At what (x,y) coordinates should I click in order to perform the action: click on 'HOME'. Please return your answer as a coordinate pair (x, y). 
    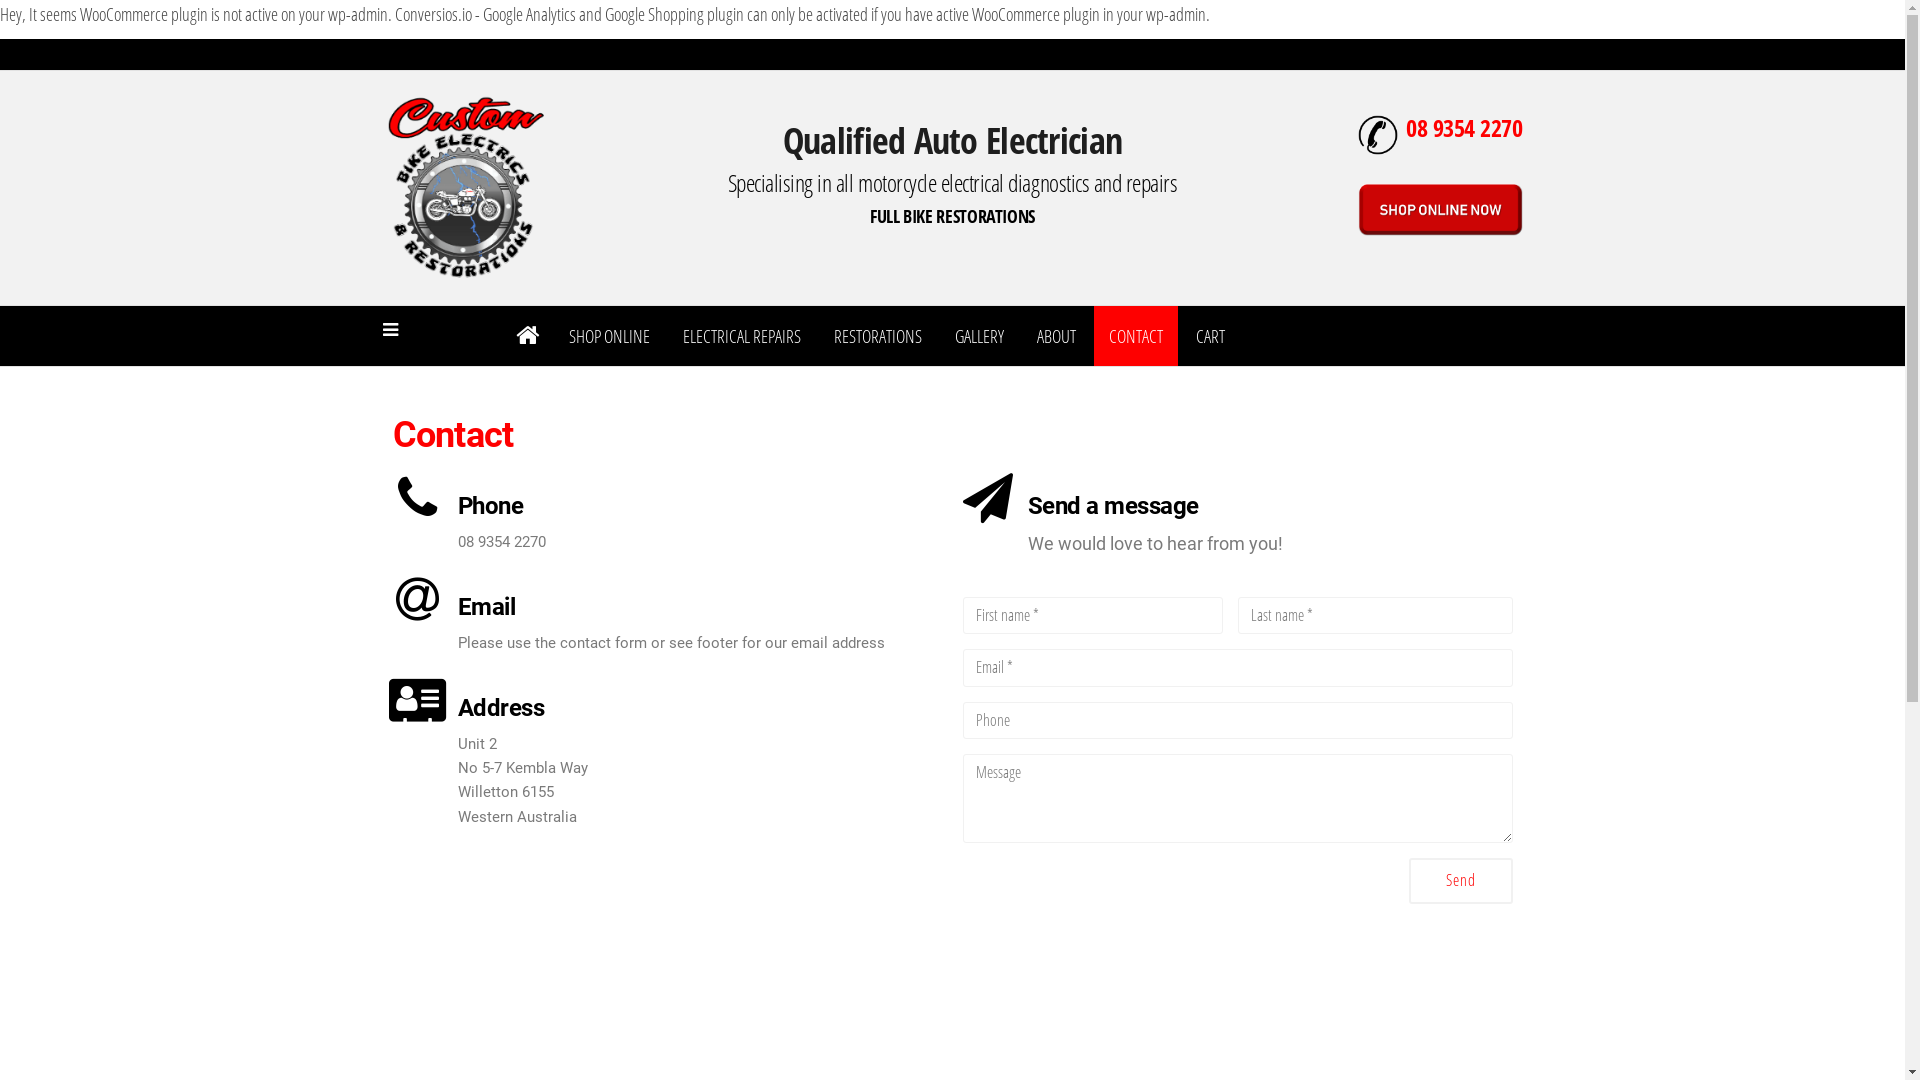
    Looking at the image, I should click on (526, 334).